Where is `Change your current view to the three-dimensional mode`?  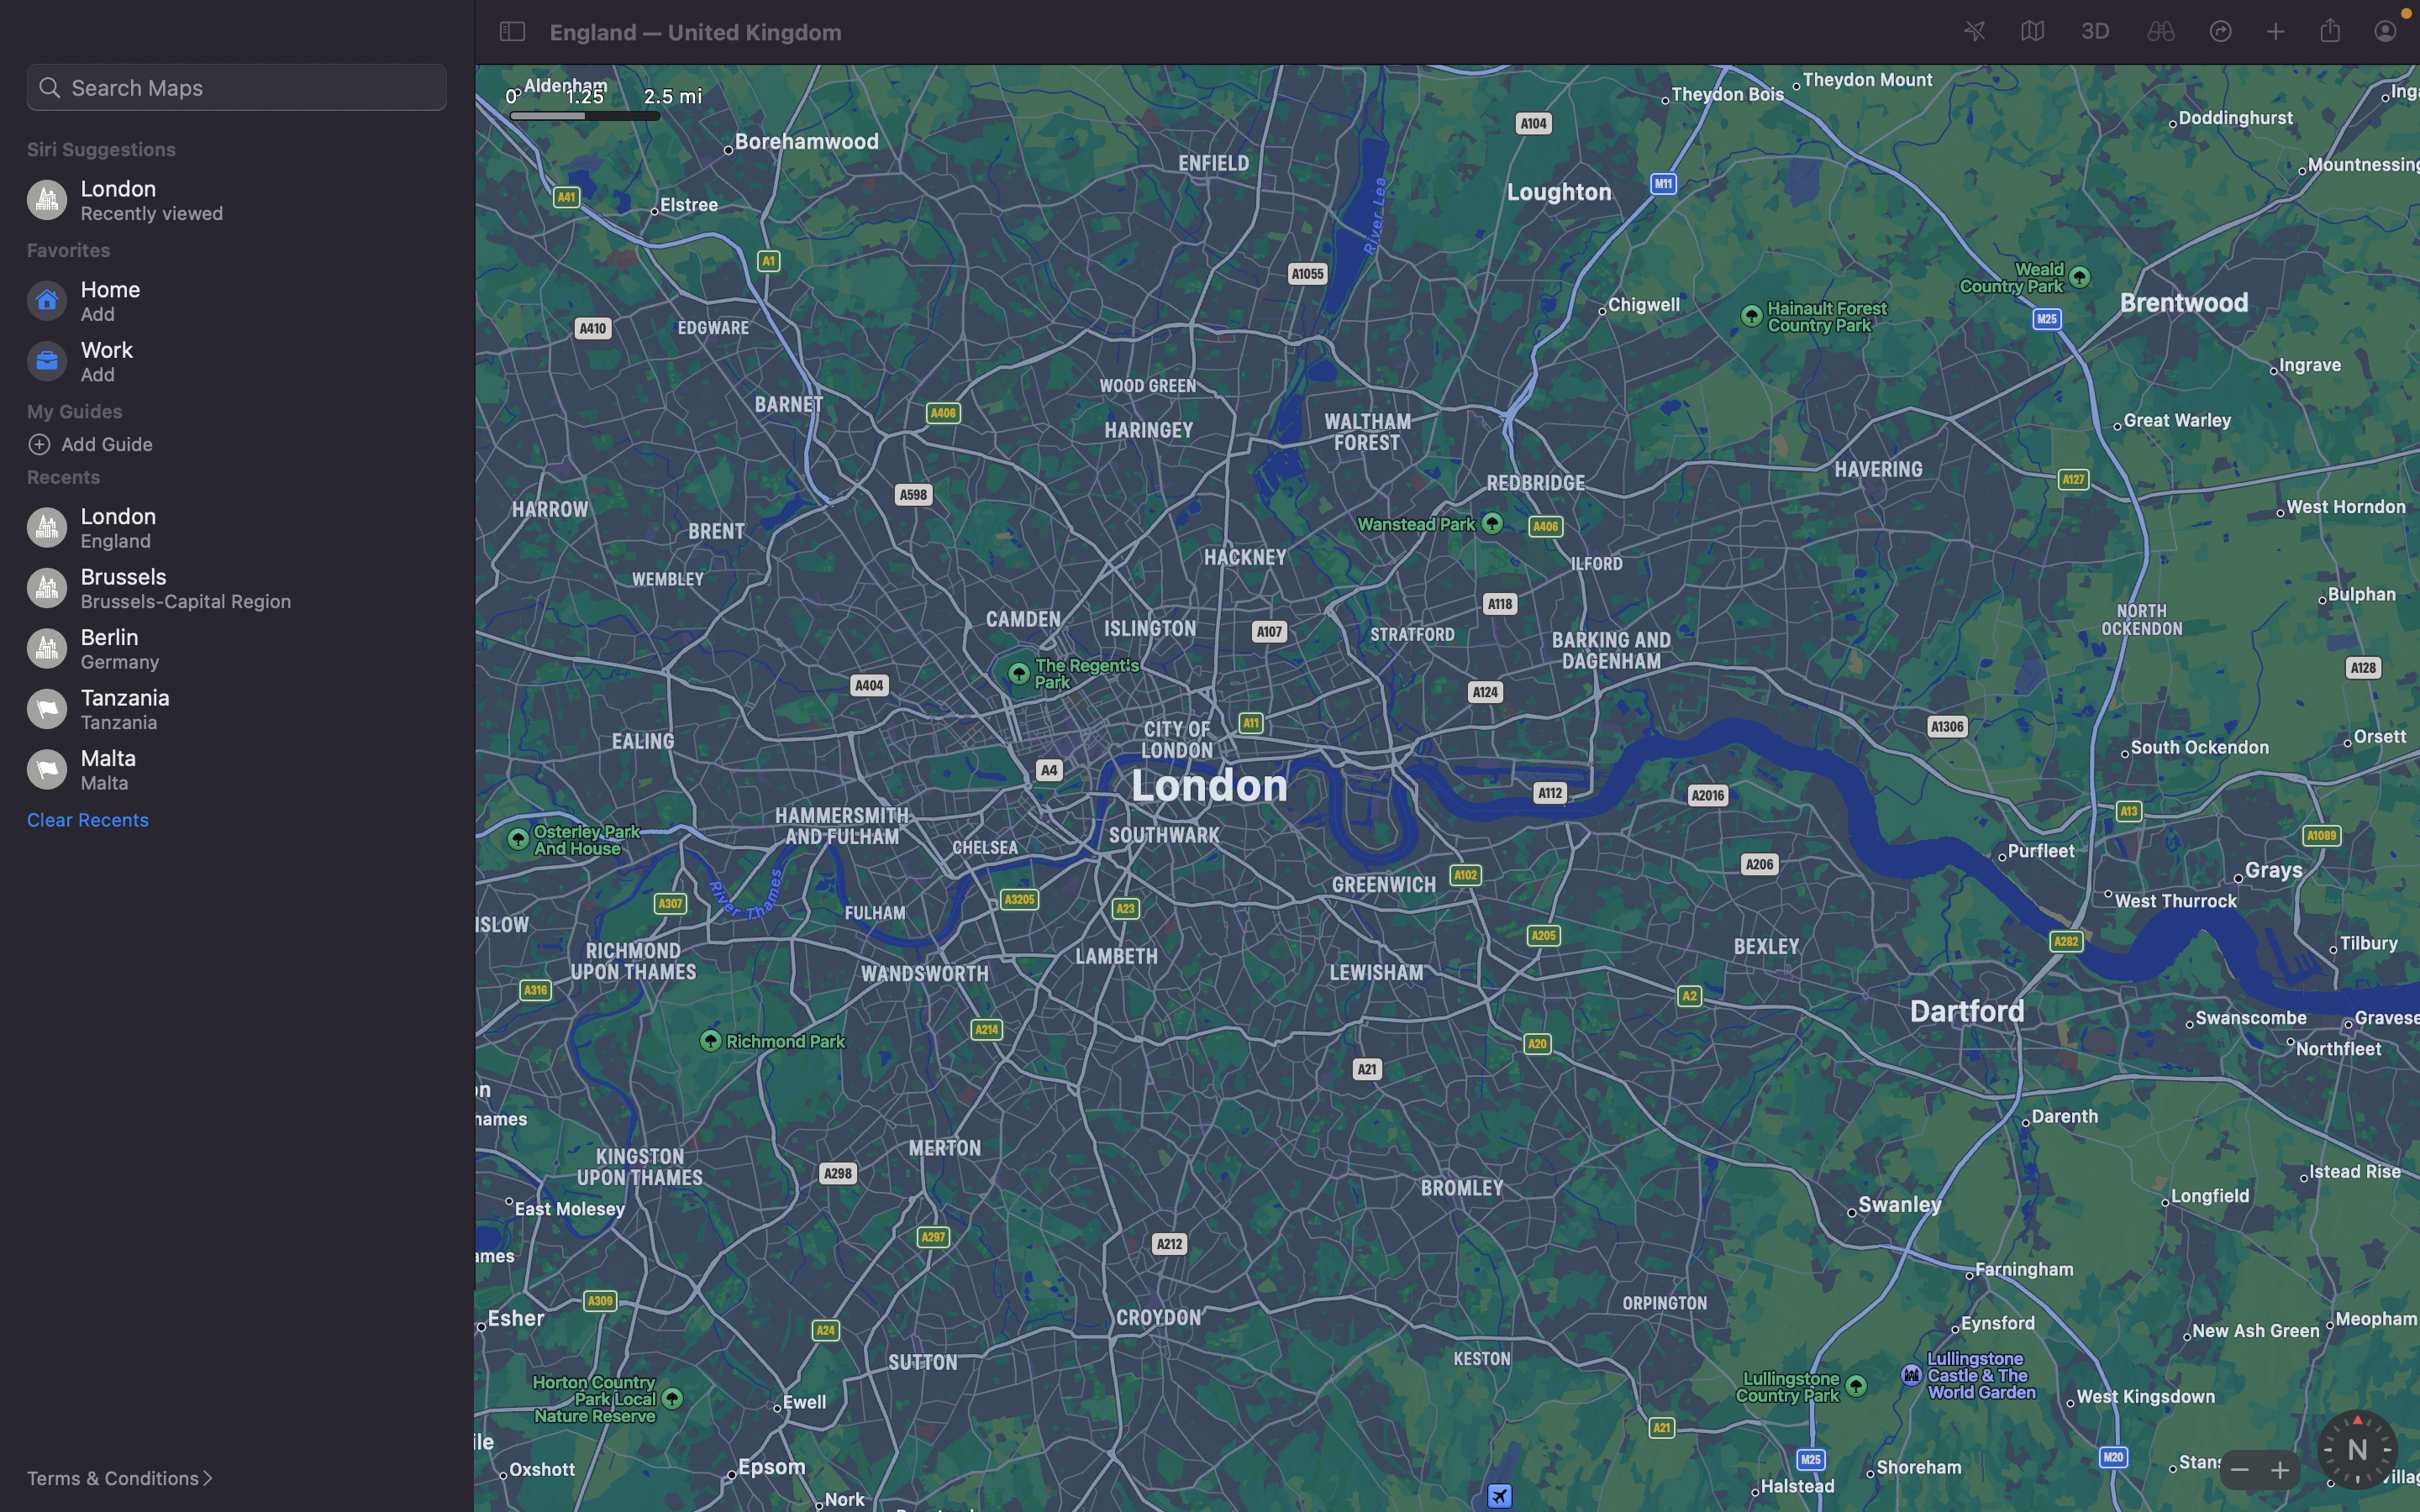
Change your current view to the three-dimensional mode is located at coordinates (2093, 29).